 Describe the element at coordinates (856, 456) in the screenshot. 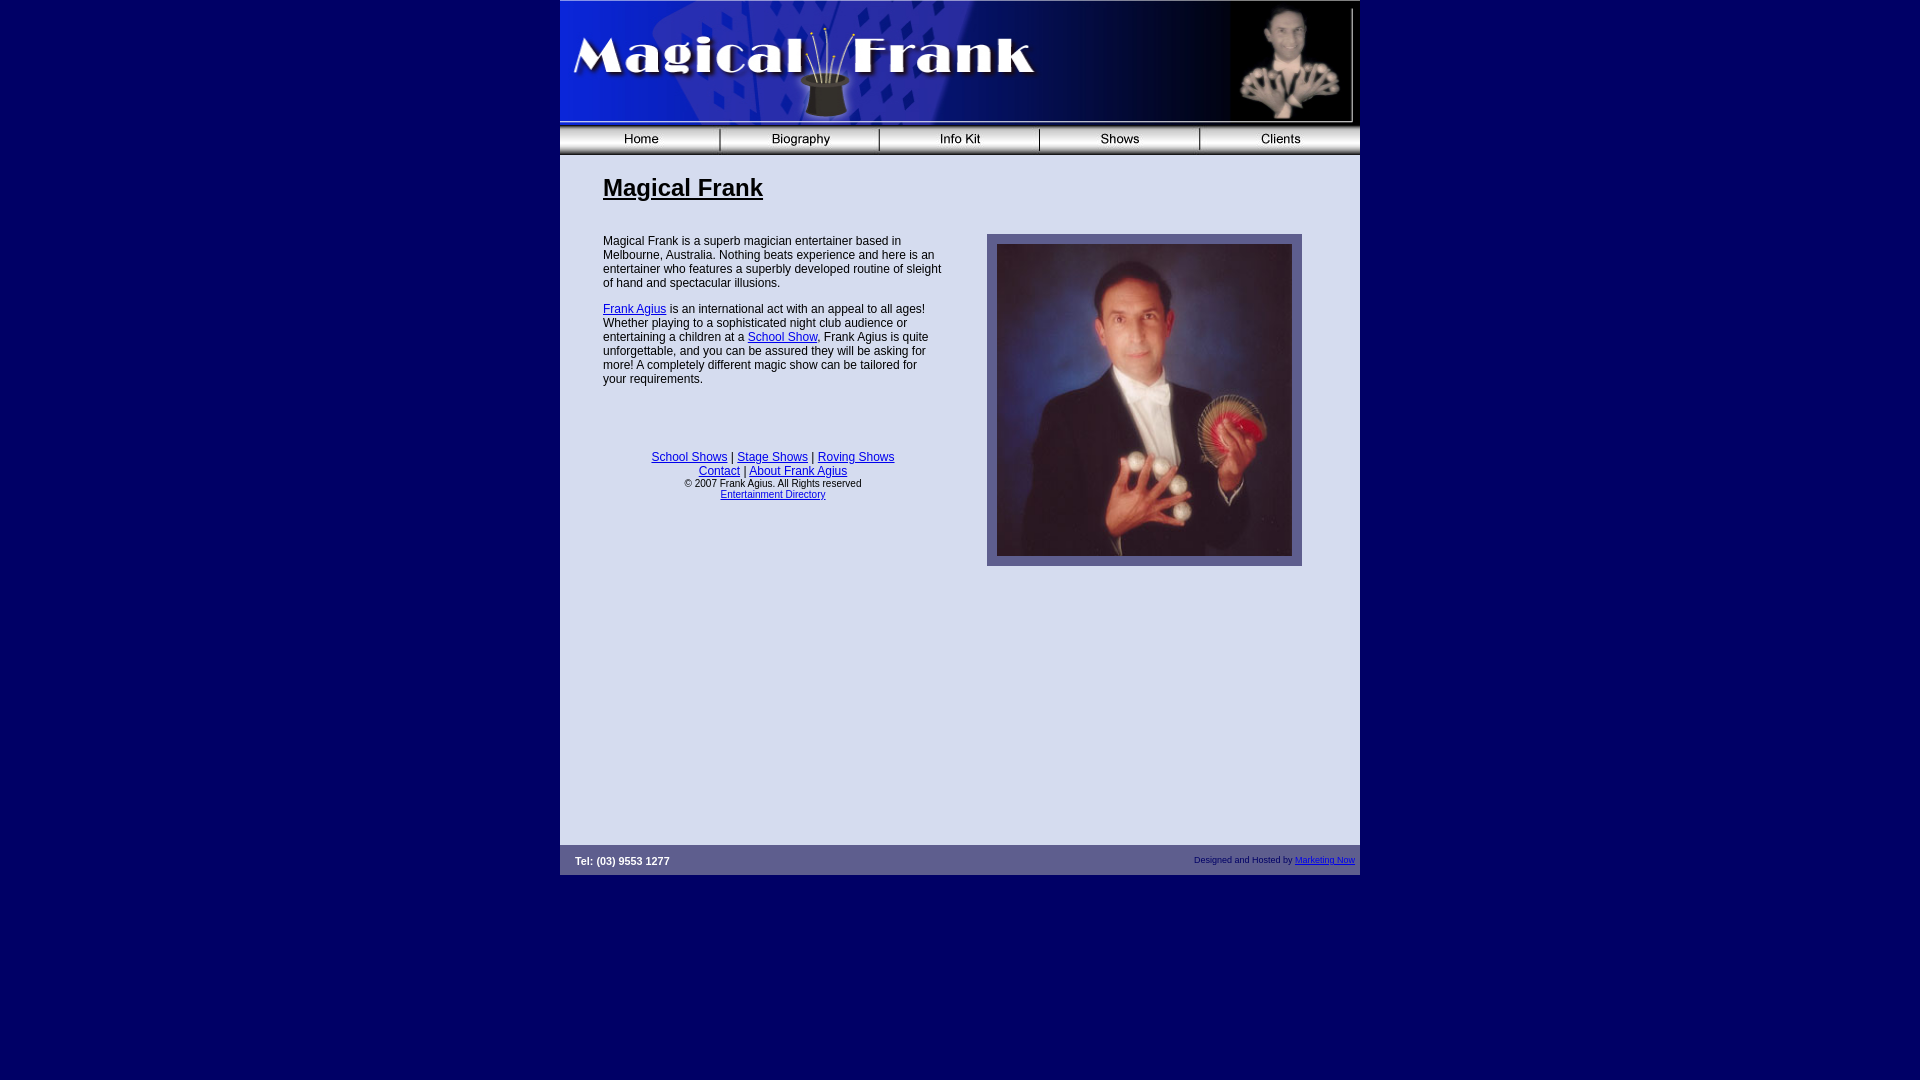

I see `'Roving Shows'` at that location.